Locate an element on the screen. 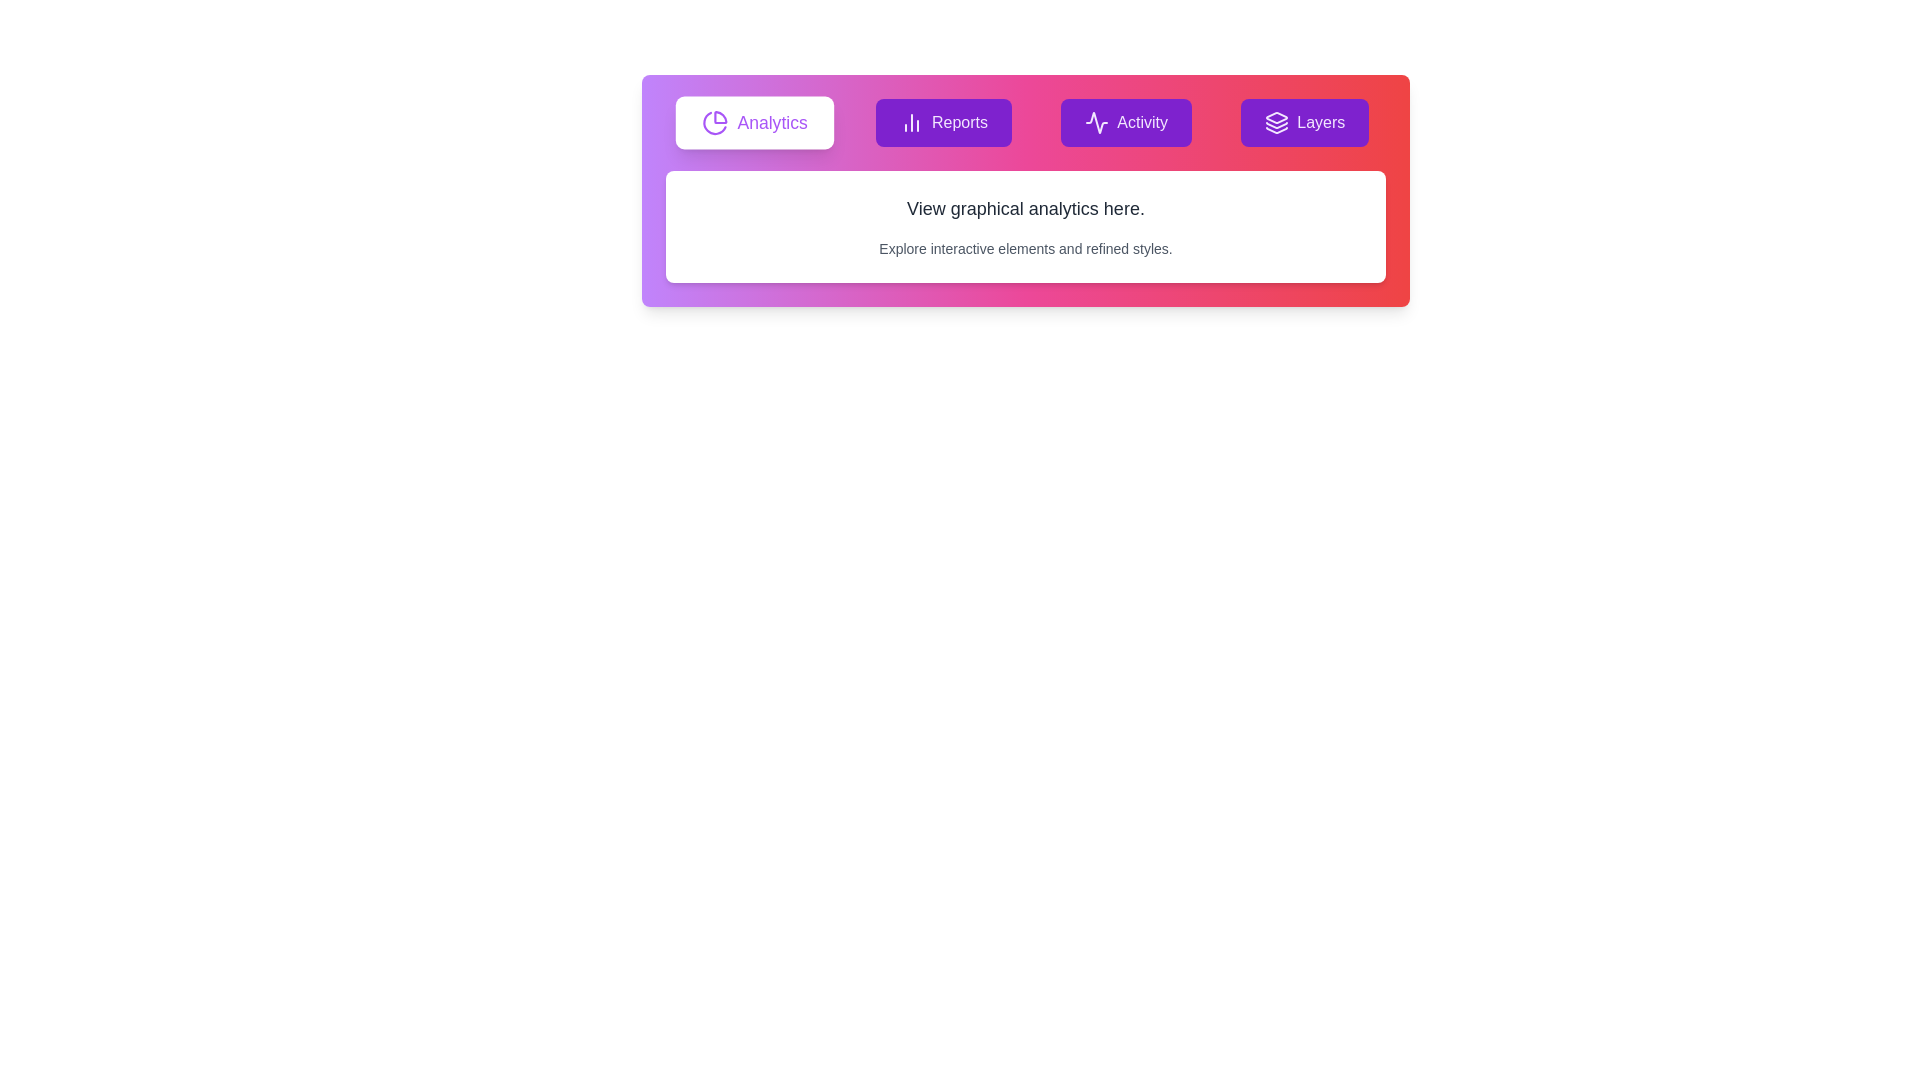  the tab labeled Activity is located at coordinates (1126, 123).